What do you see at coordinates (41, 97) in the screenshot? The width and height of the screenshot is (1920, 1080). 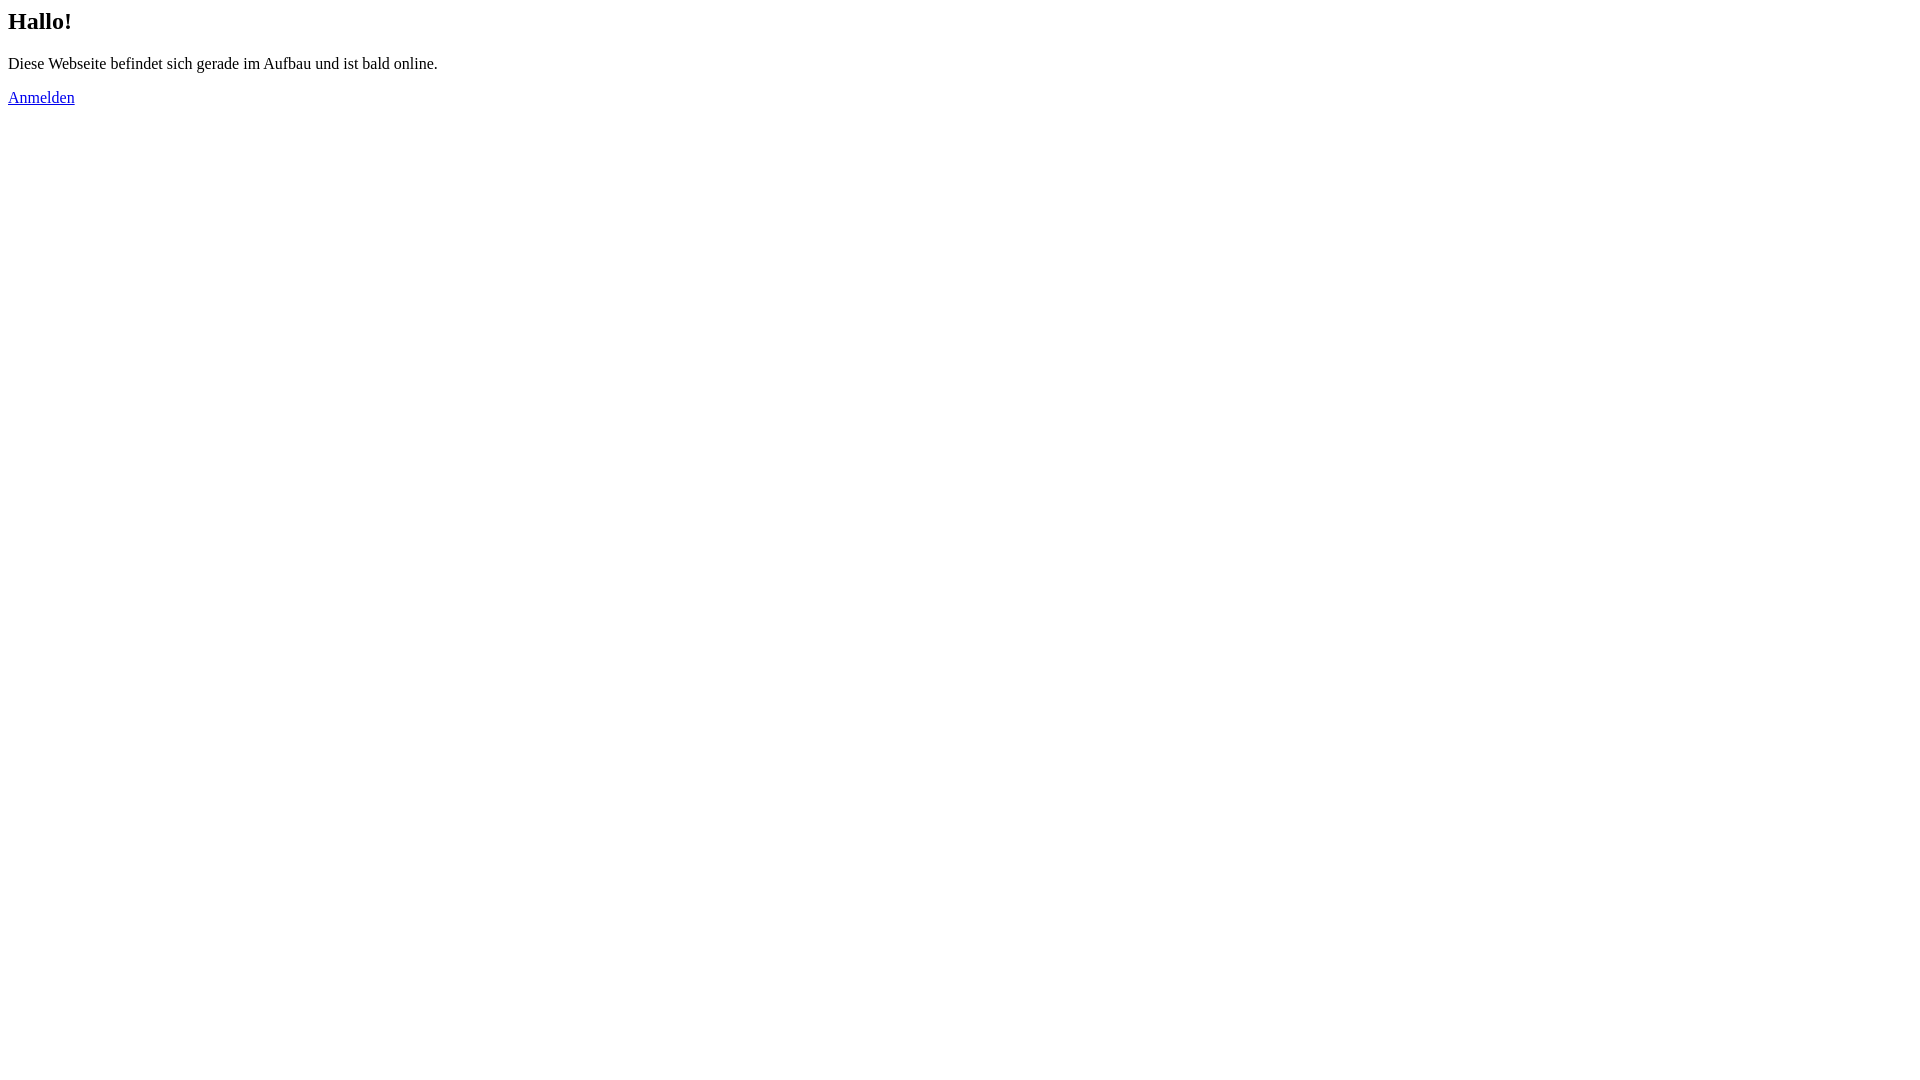 I see `'Anmelden'` at bounding box center [41, 97].